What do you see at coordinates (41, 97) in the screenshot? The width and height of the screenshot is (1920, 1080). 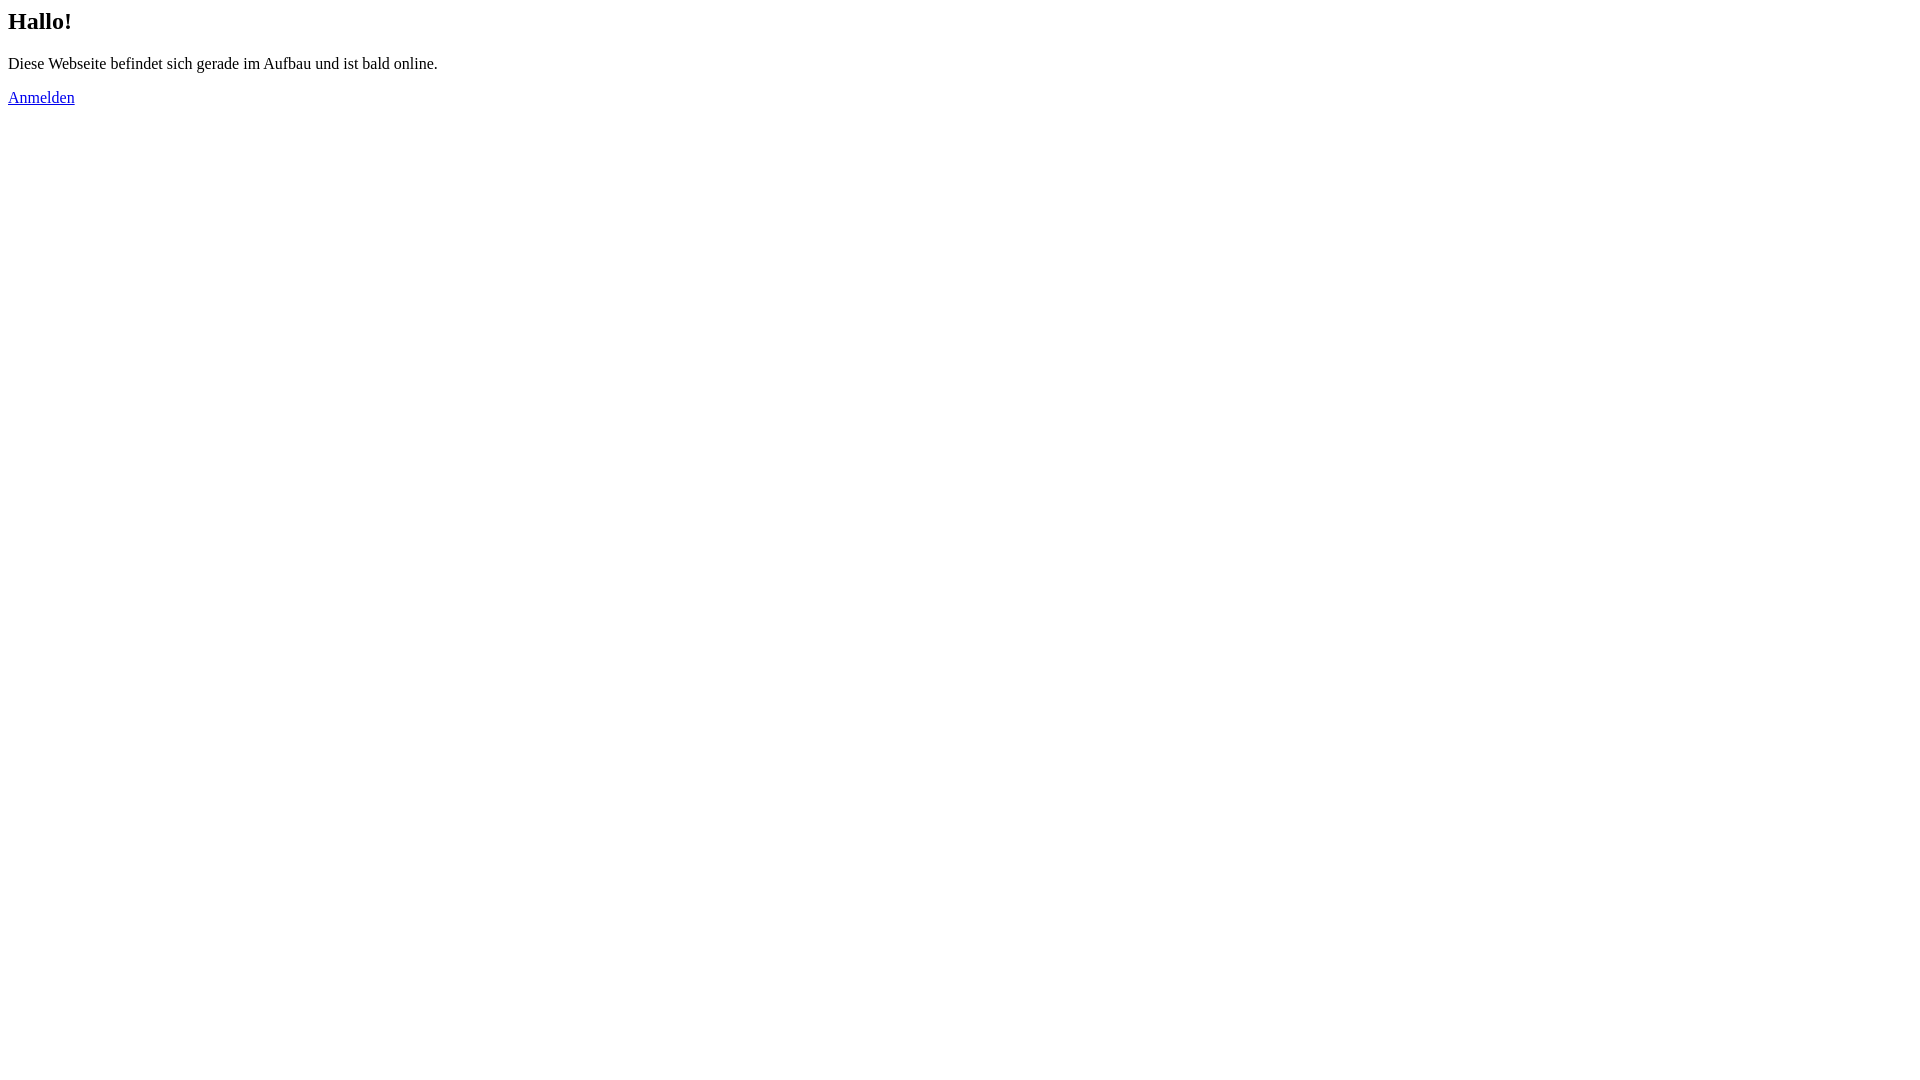 I see `'Anmelden'` at bounding box center [41, 97].